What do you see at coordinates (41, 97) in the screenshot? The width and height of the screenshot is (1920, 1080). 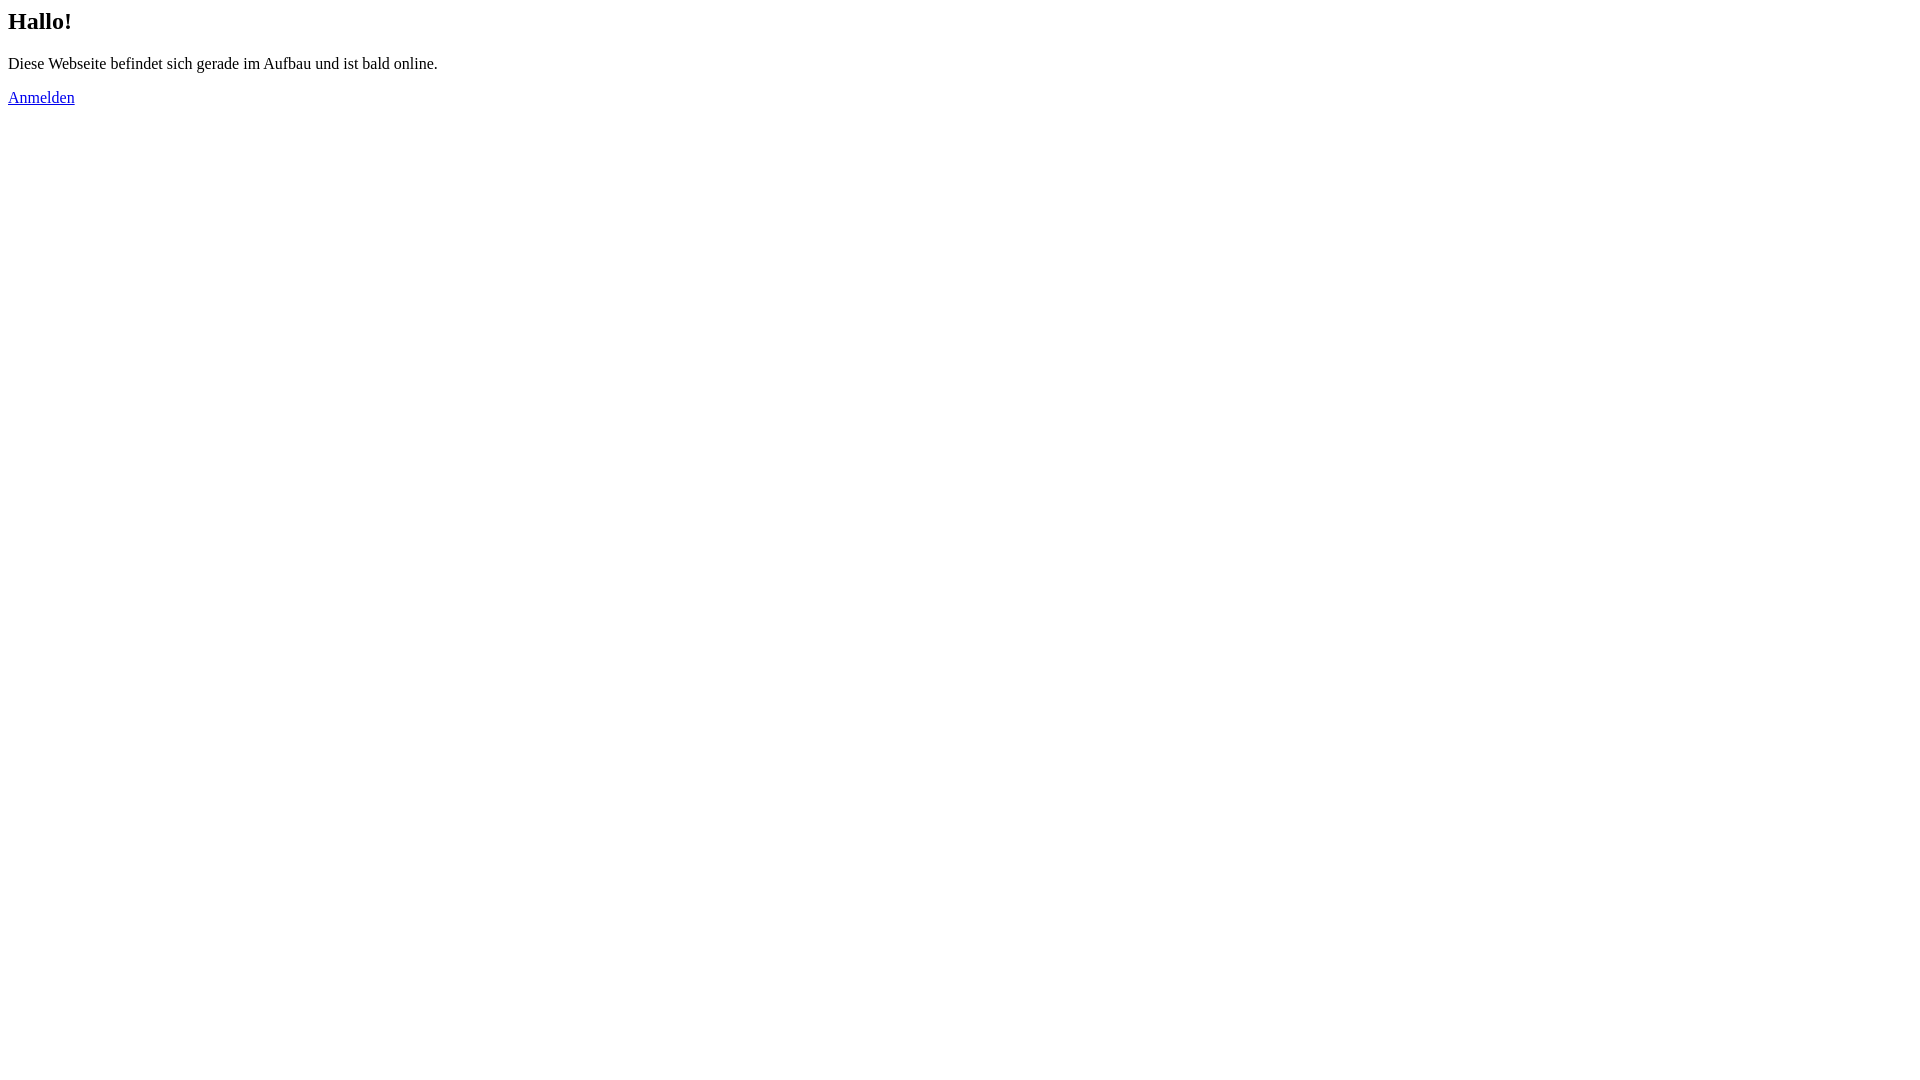 I see `'Anmelden'` at bounding box center [41, 97].